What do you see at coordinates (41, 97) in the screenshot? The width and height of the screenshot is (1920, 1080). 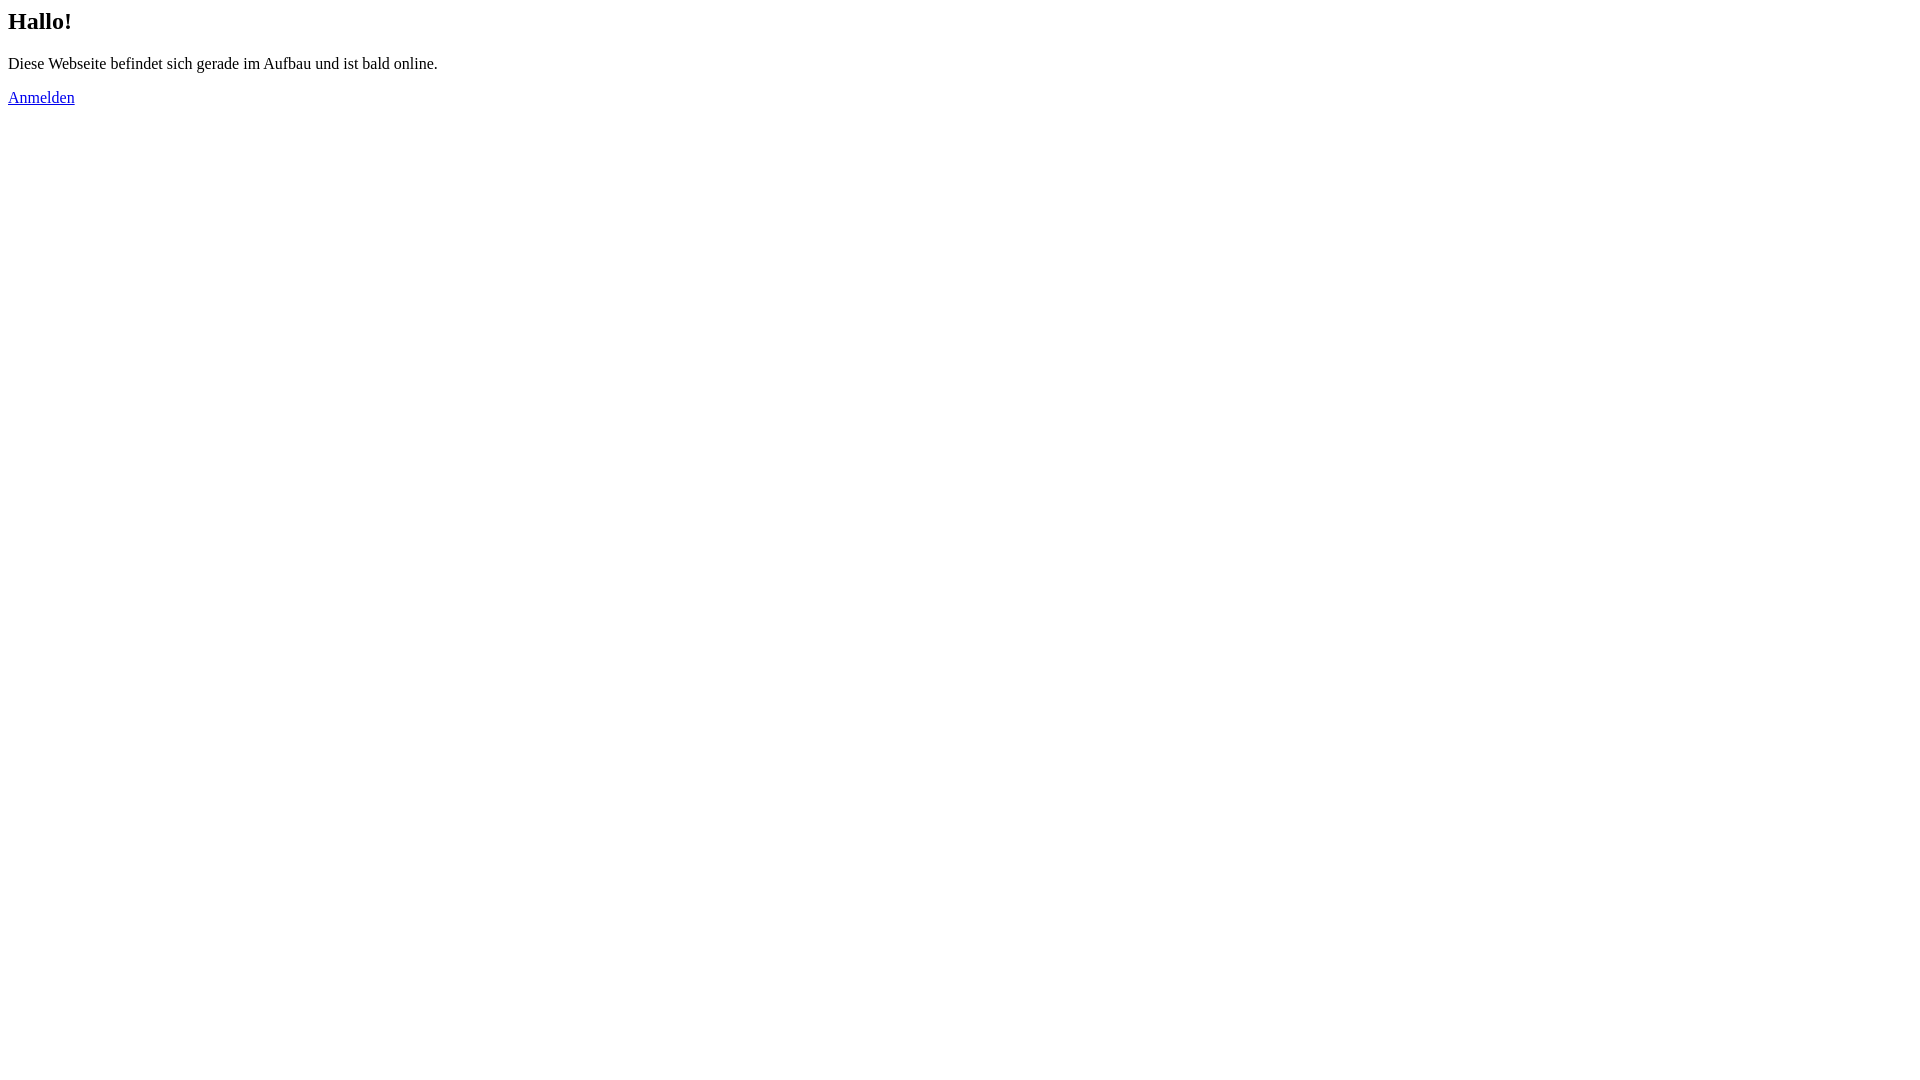 I see `'Anmelden'` at bounding box center [41, 97].